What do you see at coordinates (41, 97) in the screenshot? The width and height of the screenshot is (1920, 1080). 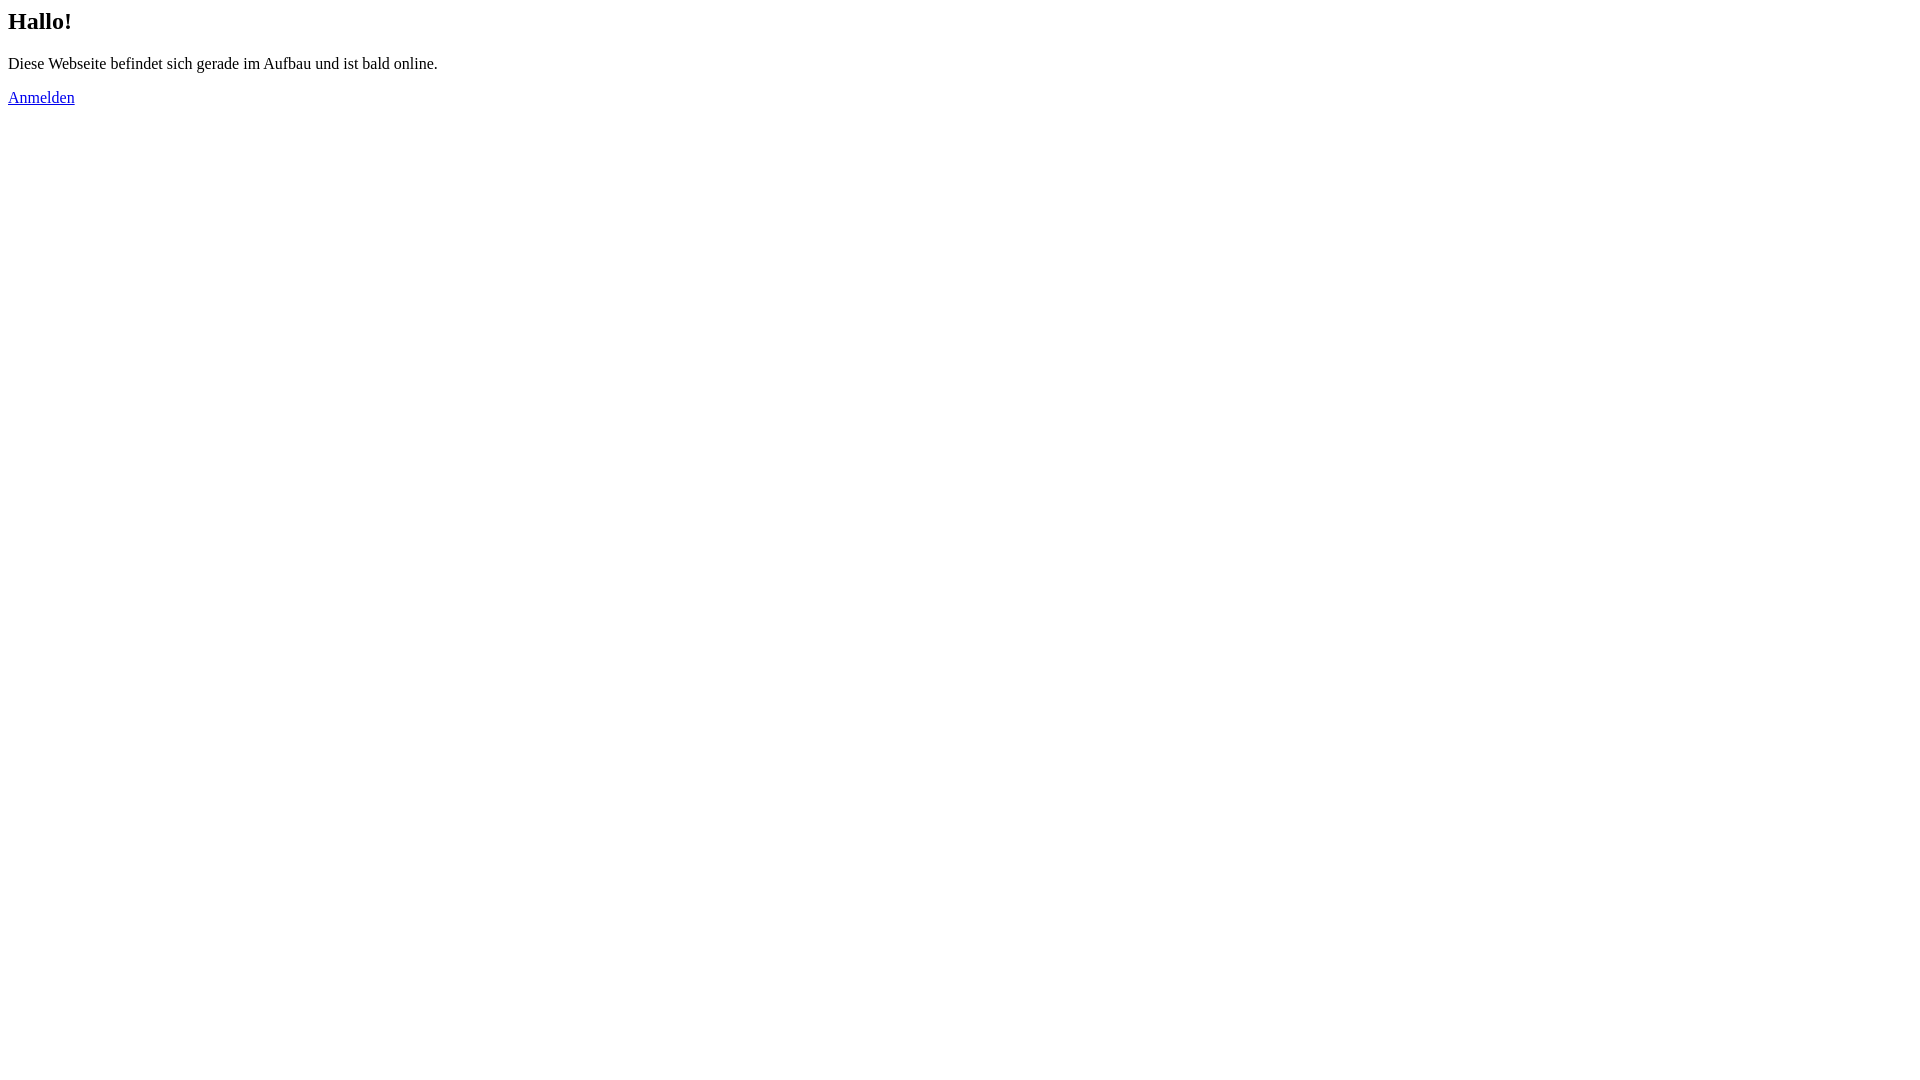 I see `'Anmelden'` at bounding box center [41, 97].